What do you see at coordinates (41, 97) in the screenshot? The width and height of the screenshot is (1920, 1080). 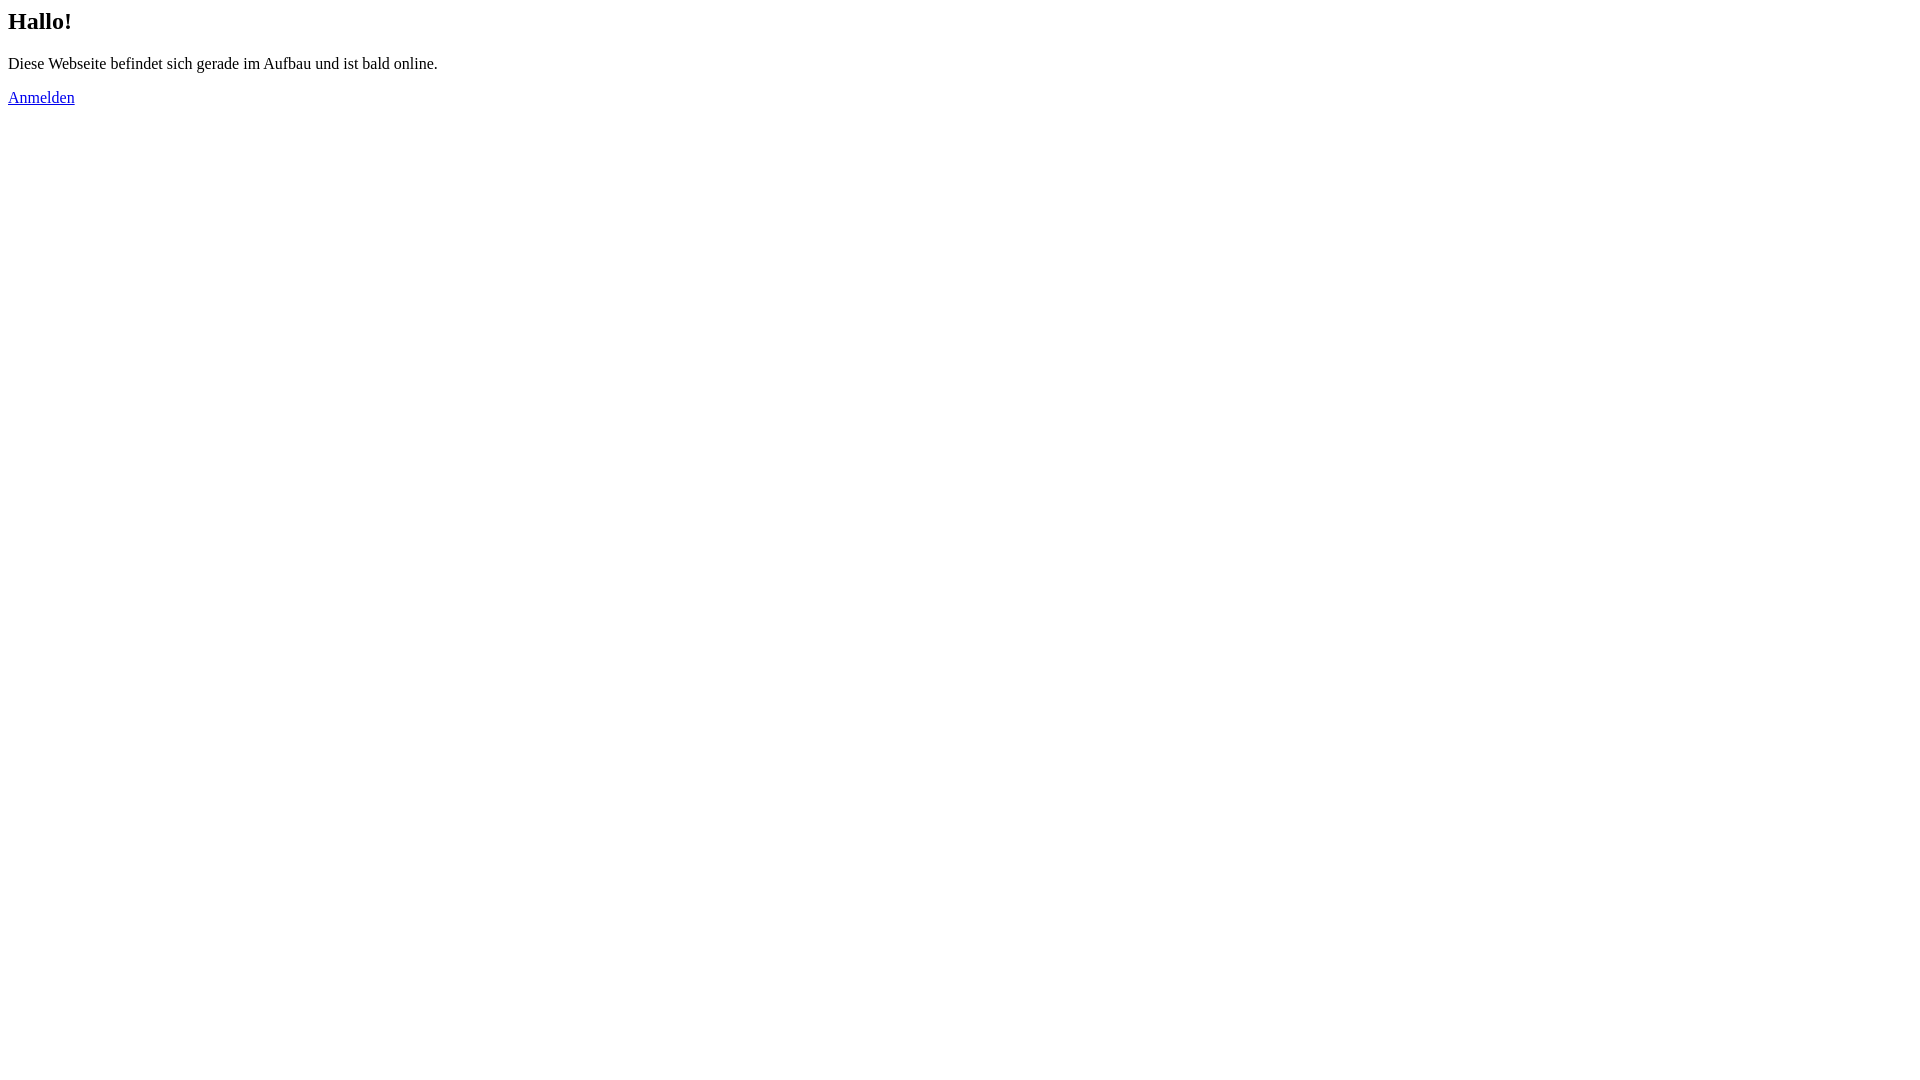 I see `'Anmelden'` at bounding box center [41, 97].